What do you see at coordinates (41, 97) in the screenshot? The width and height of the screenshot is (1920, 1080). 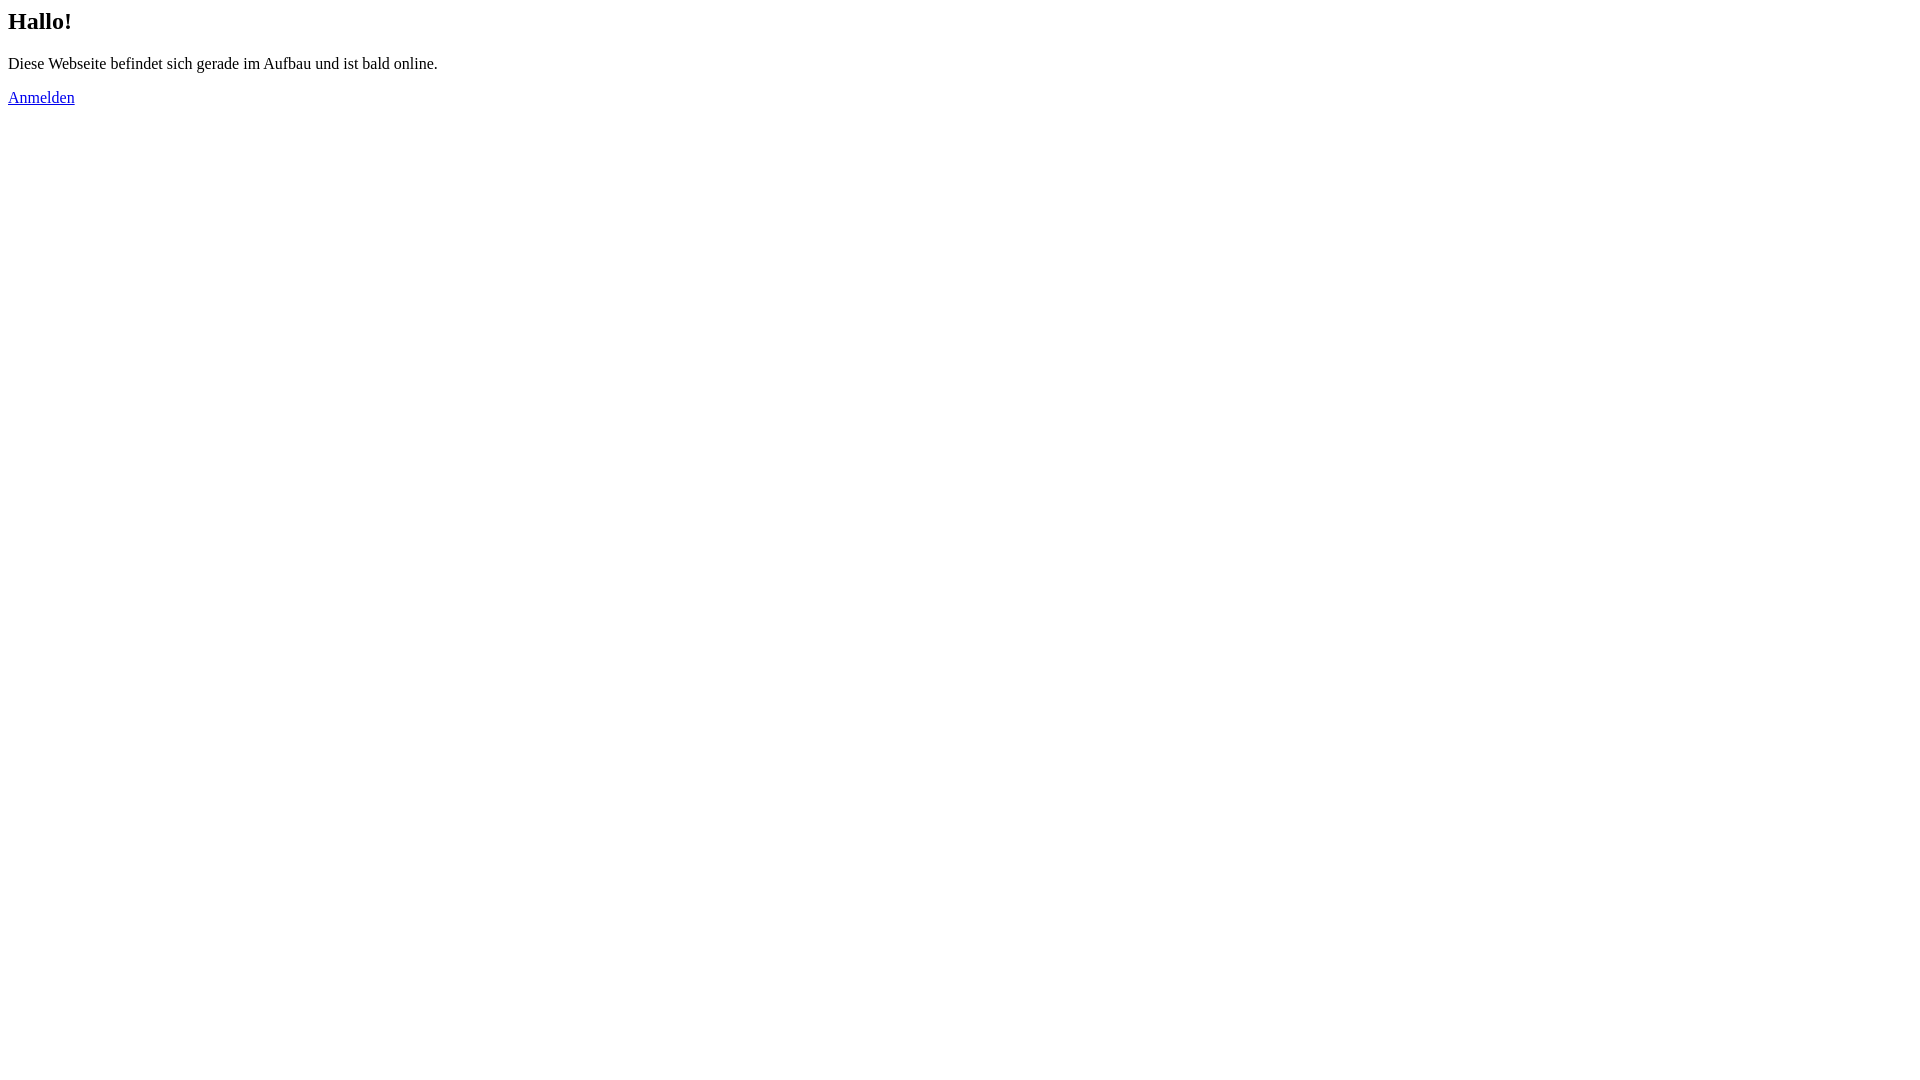 I see `'Anmelden'` at bounding box center [41, 97].